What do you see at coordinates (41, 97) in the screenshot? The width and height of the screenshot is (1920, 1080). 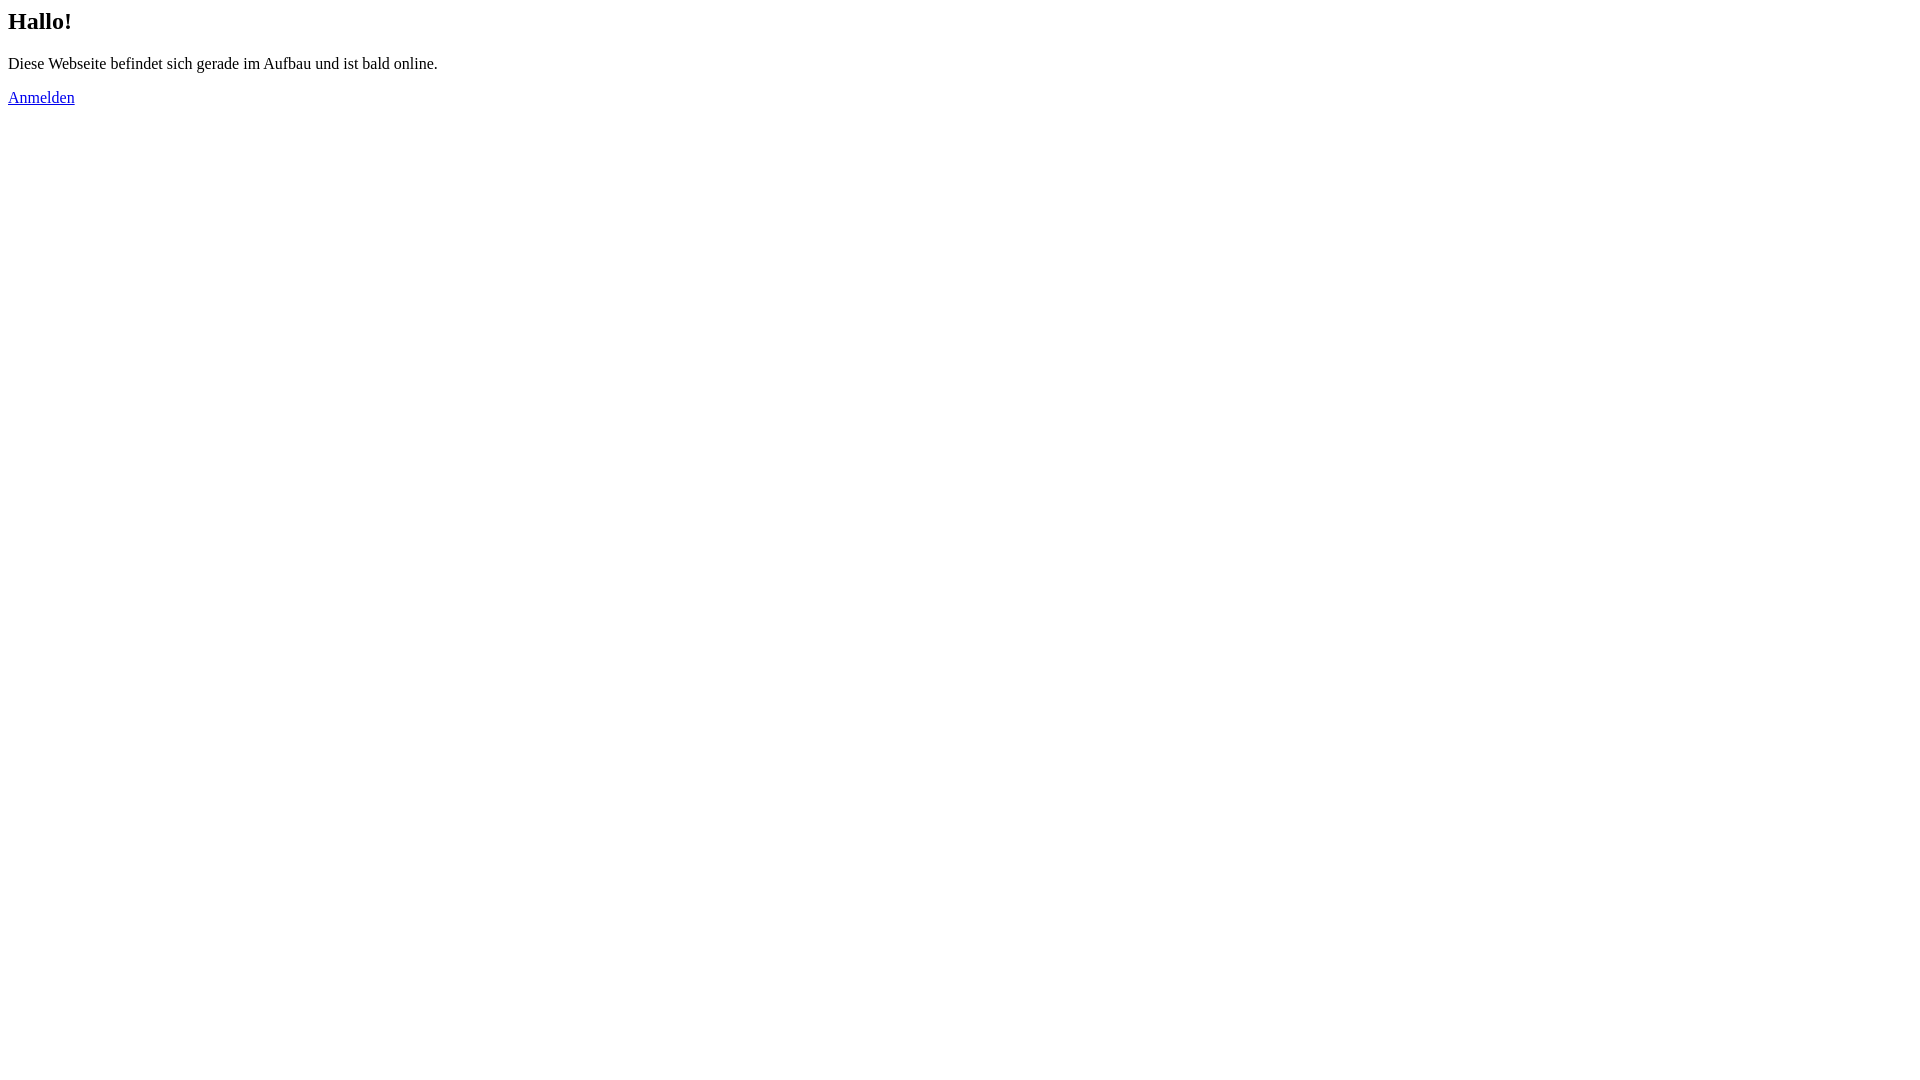 I see `'Anmelden'` at bounding box center [41, 97].